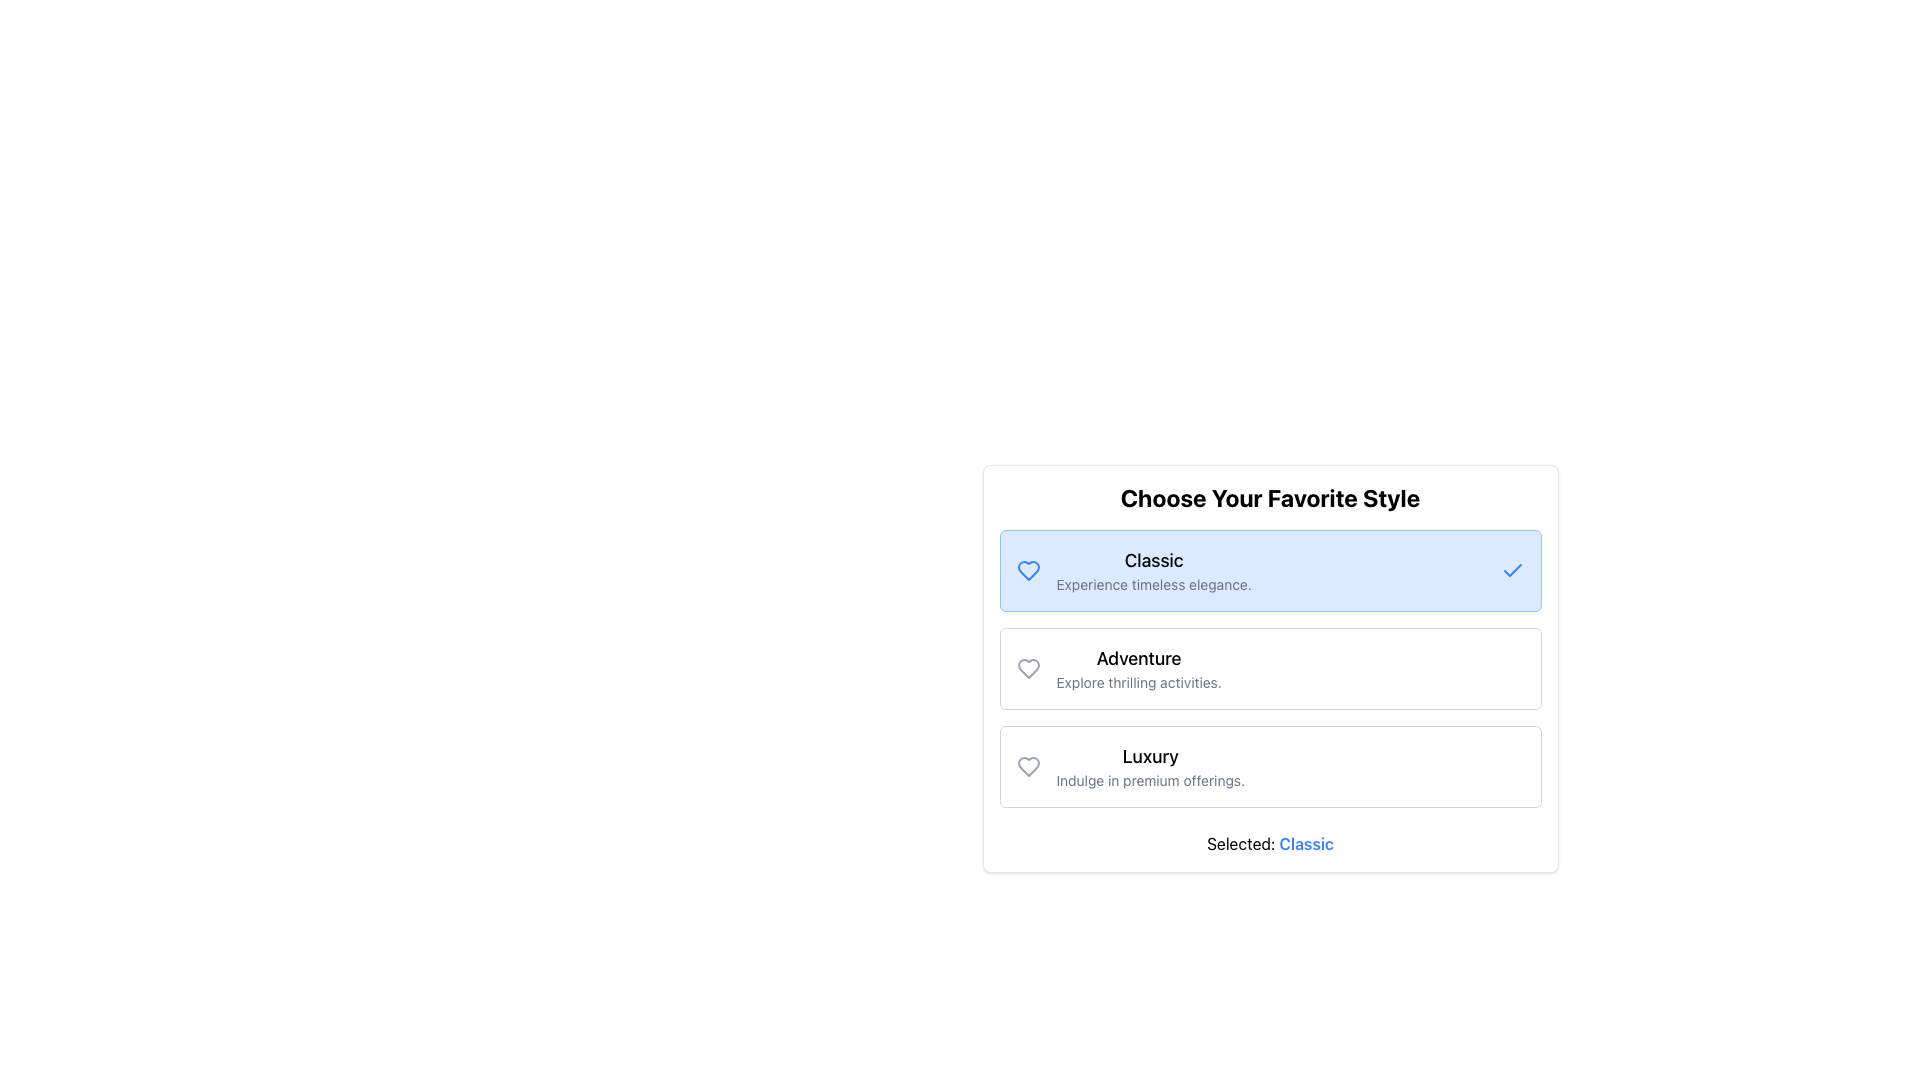 The width and height of the screenshot is (1920, 1080). What do you see at coordinates (1269, 668) in the screenshot?
I see `the second selectable list item in the options list` at bounding box center [1269, 668].